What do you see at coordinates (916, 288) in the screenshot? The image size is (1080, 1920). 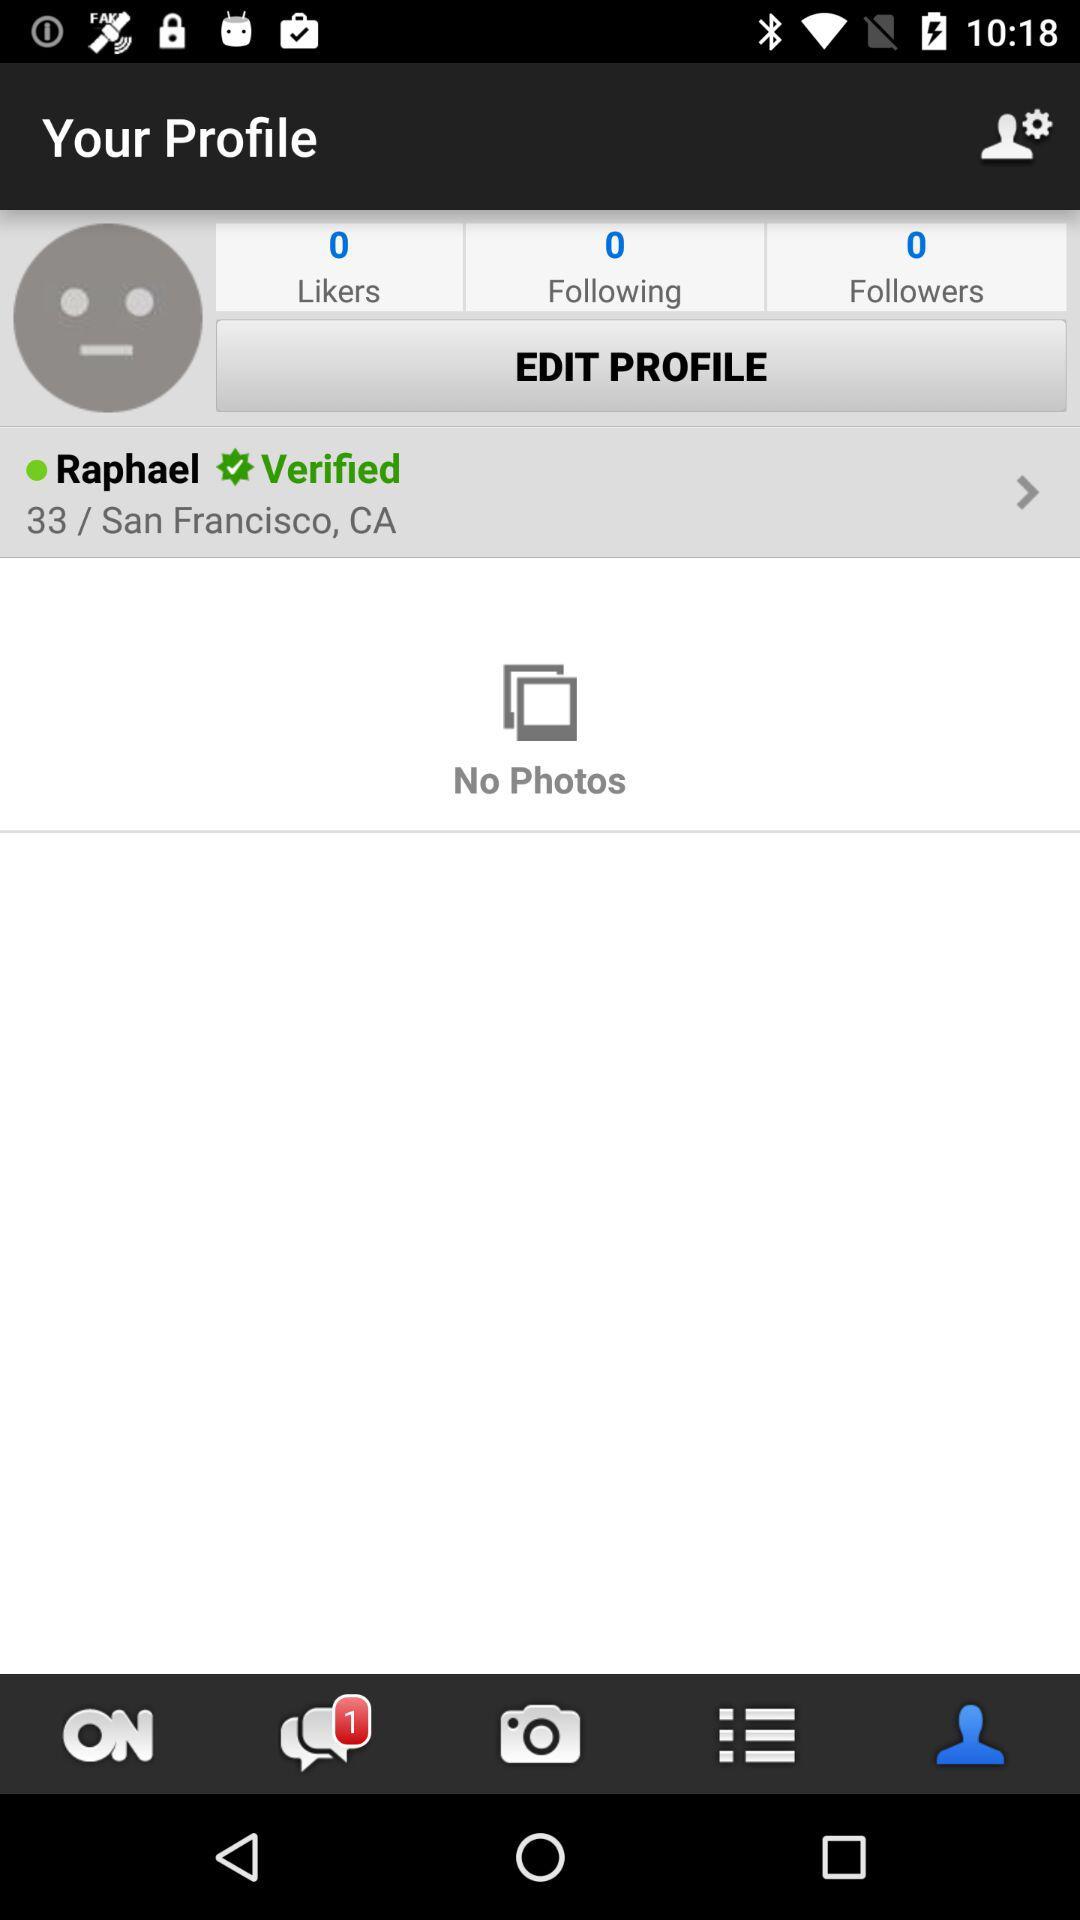 I see `icon below the 0 item` at bounding box center [916, 288].